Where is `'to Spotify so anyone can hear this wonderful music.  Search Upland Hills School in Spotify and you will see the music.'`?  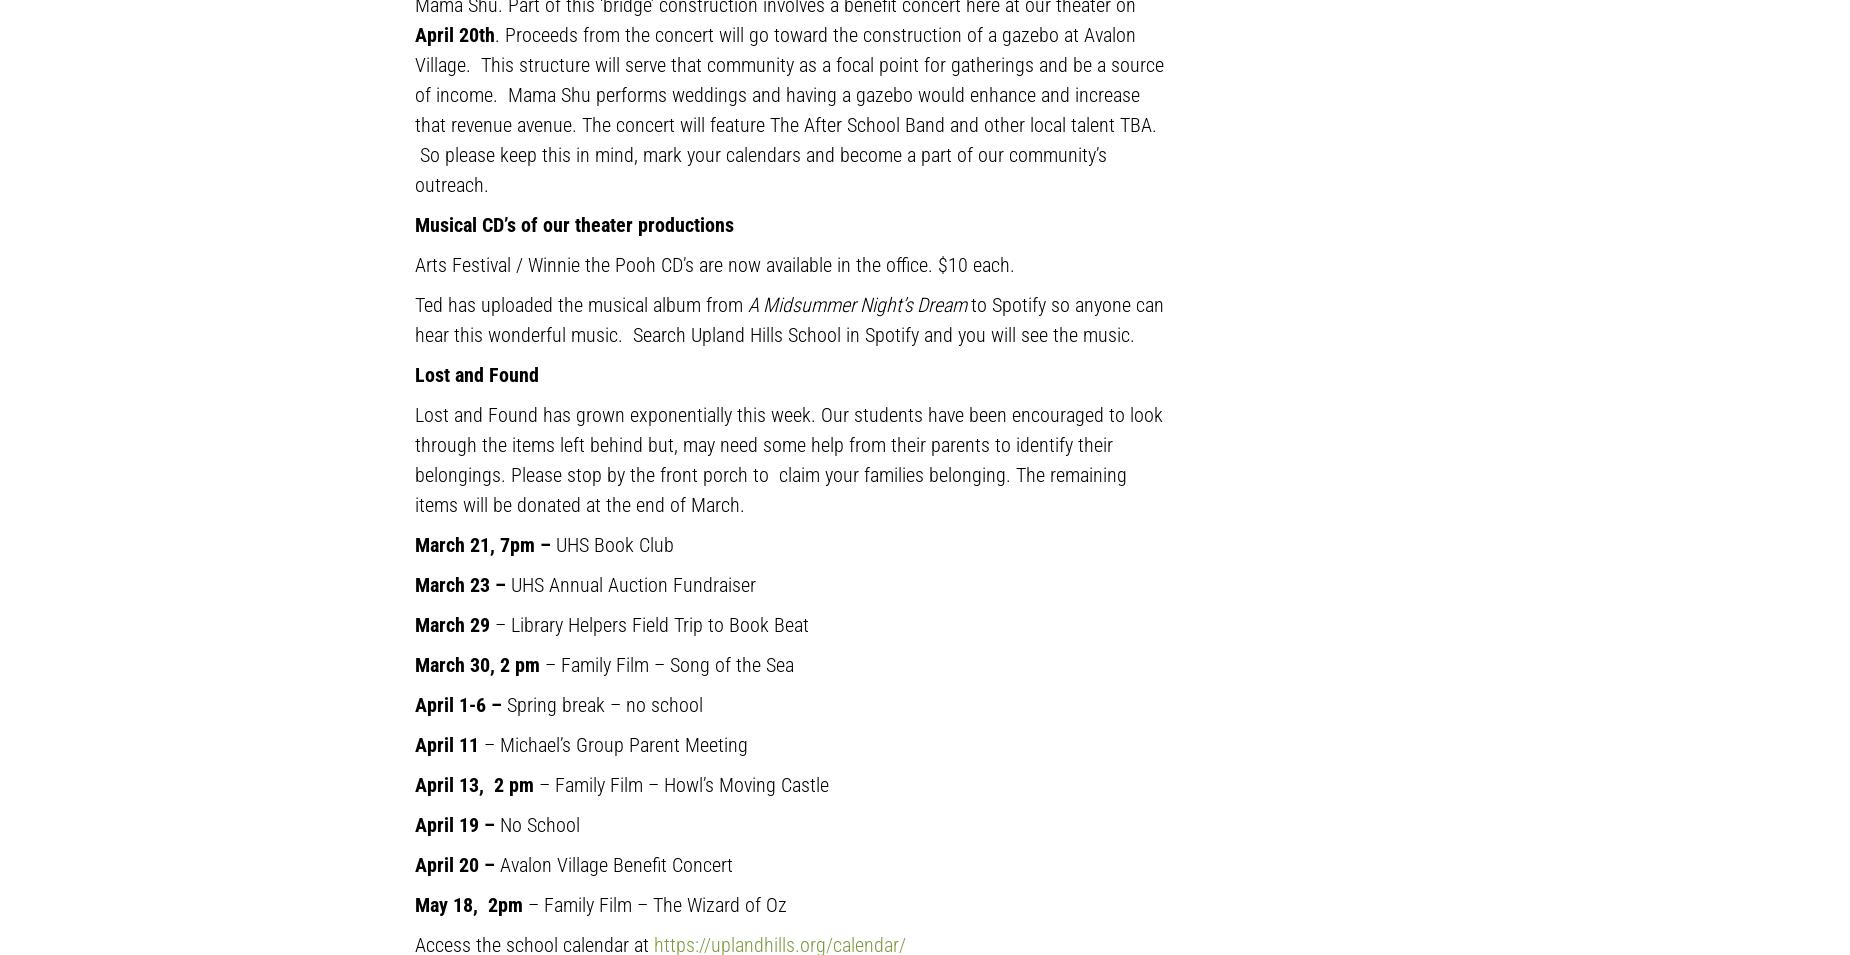 'to Spotify so anyone can hear this wonderful music.  Search Upland Hills School in Spotify and you will see the music.' is located at coordinates (789, 318).